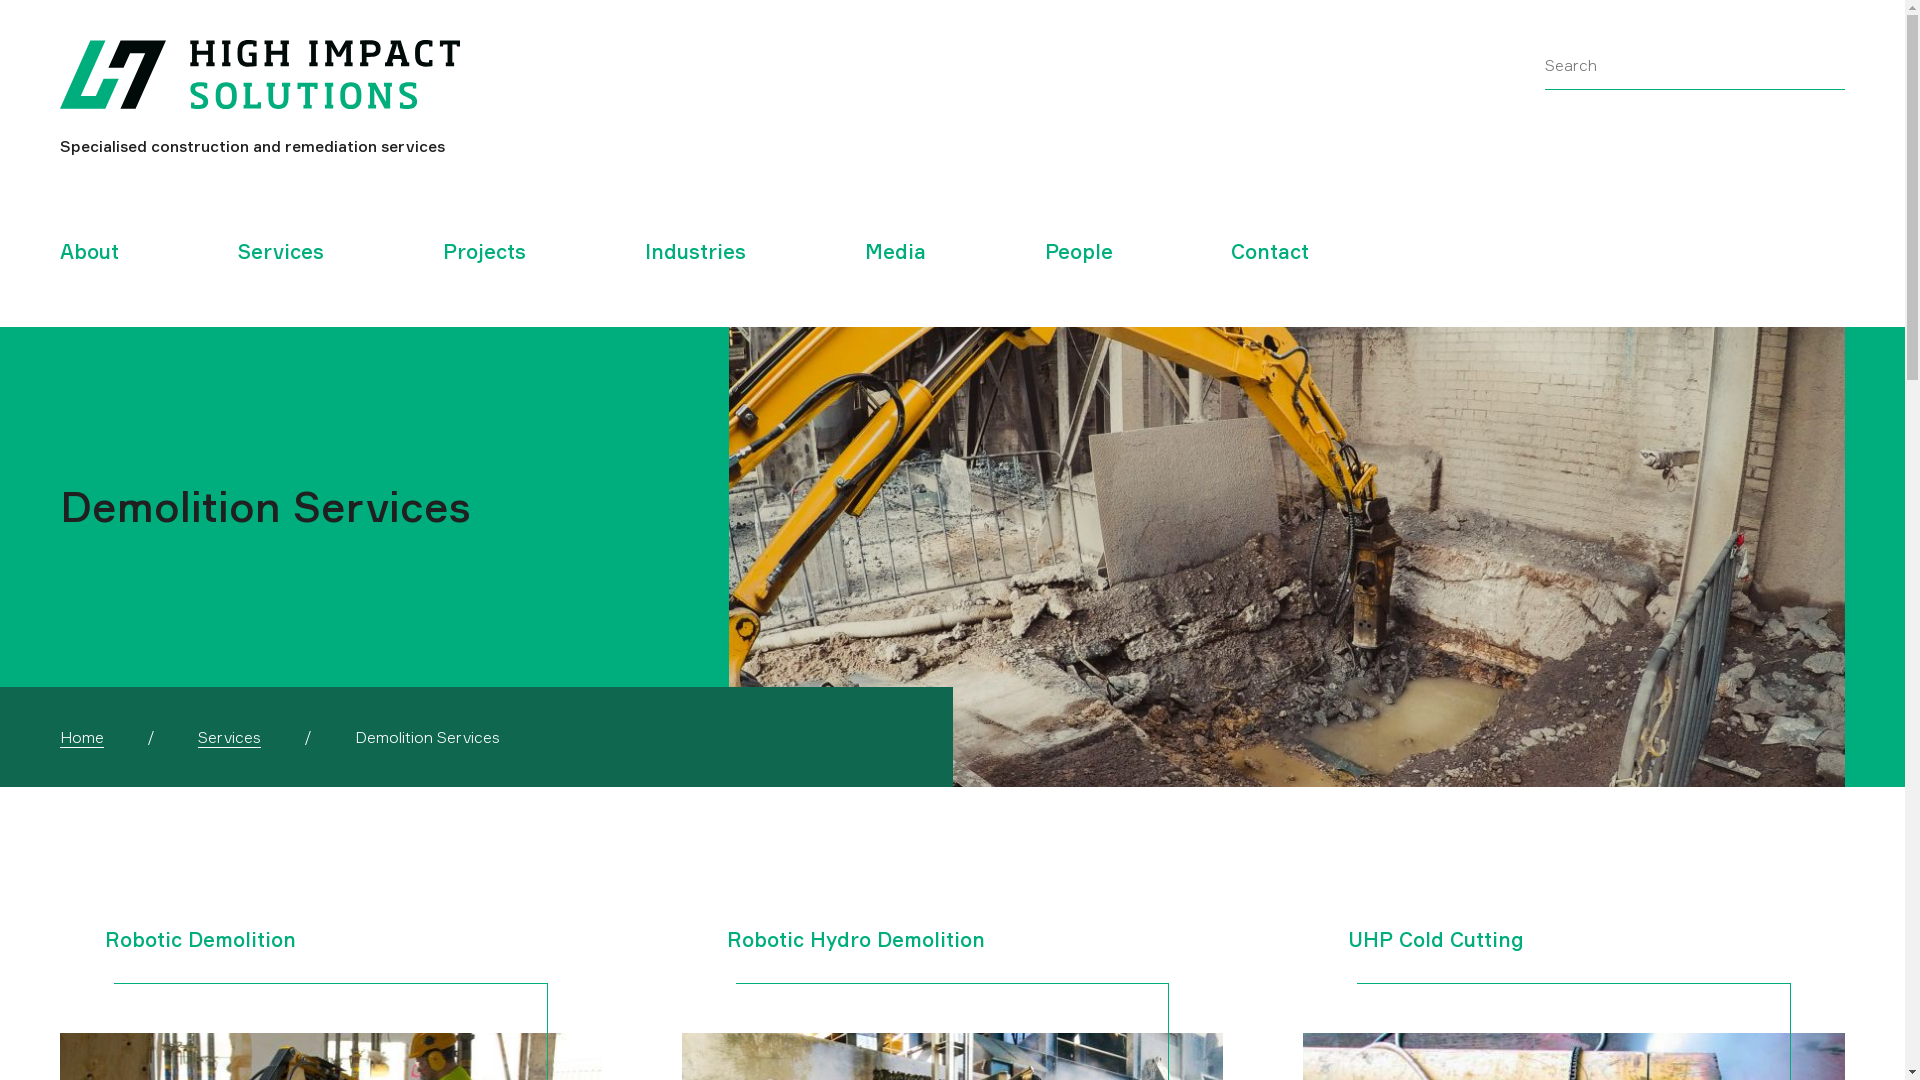  What do you see at coordinates (88, 250) in the screenshot?
I see `'About'` at bounding box center [88, 250].